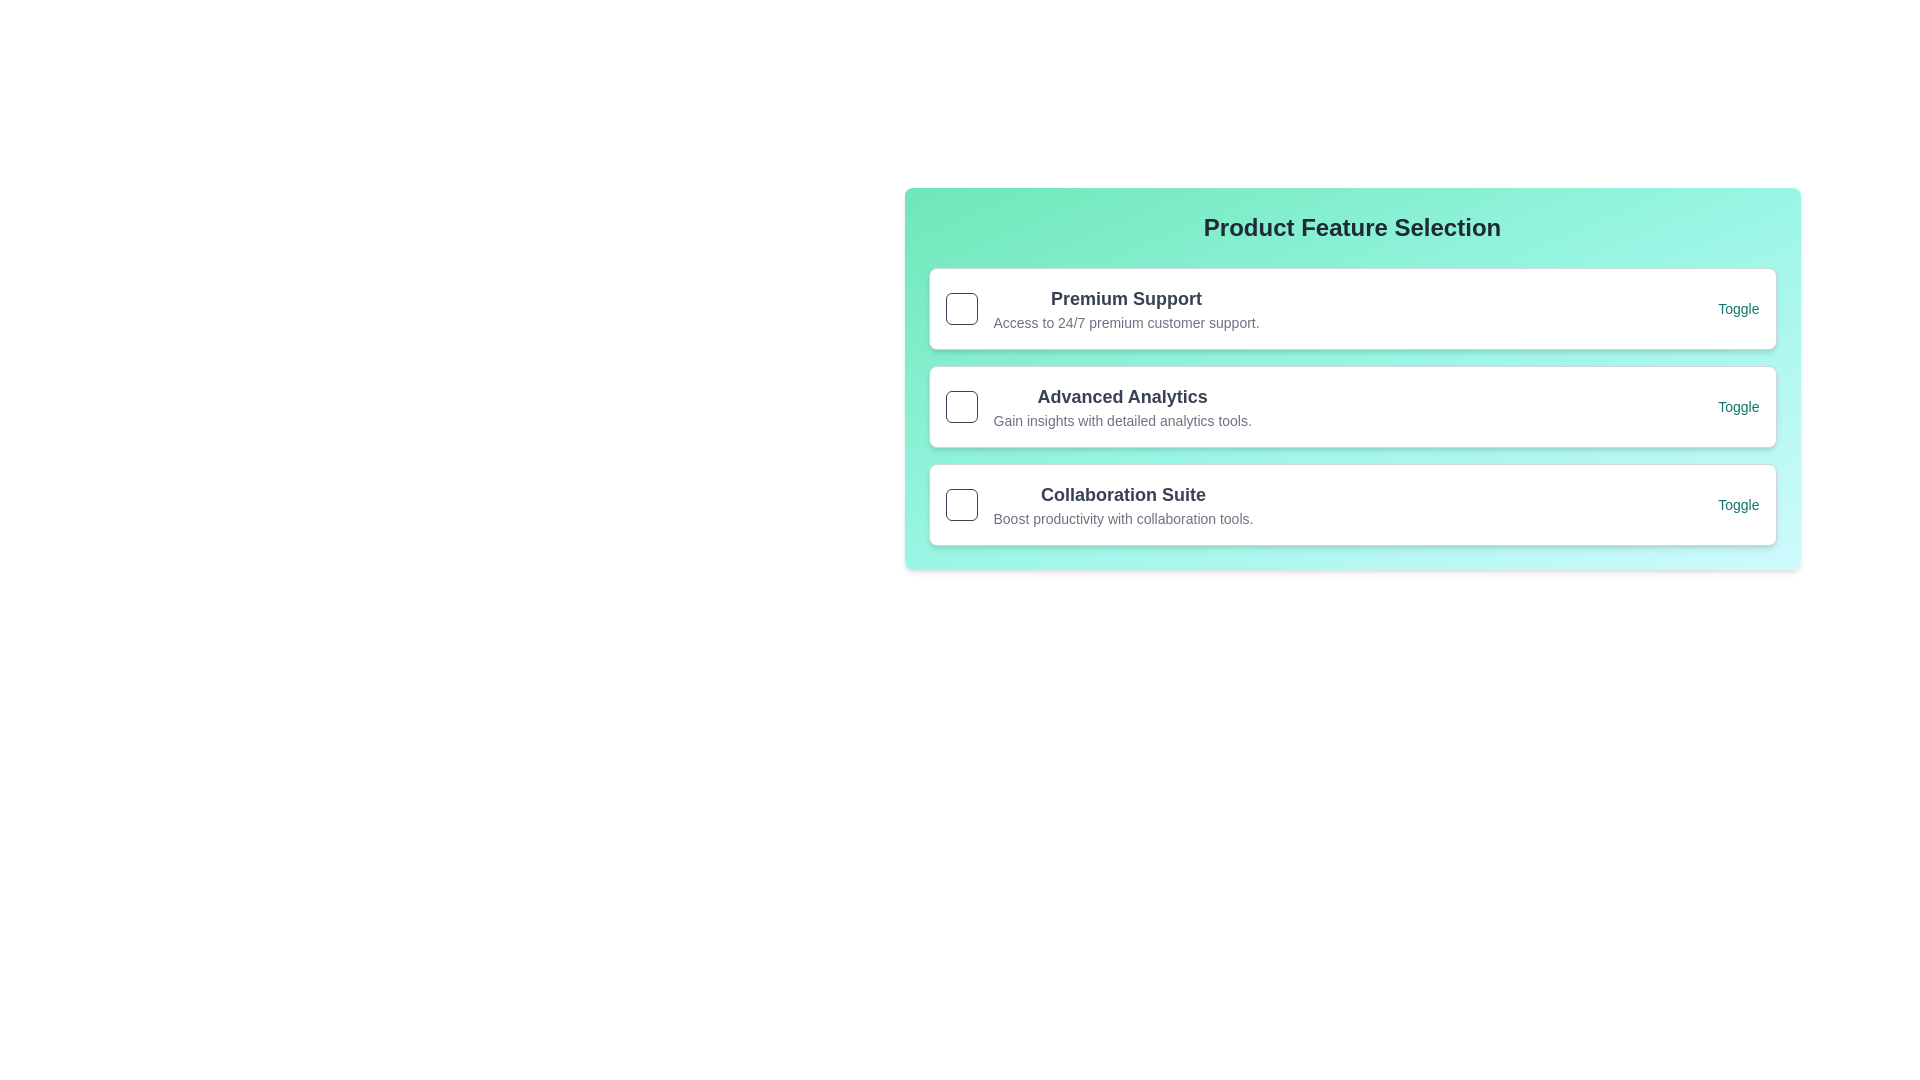 The width and height of the screenshot is (1920, 1080). Describe the element at coordinates (1352, 504) in the screenshot. I see `the checkbox in the Interactive feature card labeled 'Collaboration Suite'` at that location.